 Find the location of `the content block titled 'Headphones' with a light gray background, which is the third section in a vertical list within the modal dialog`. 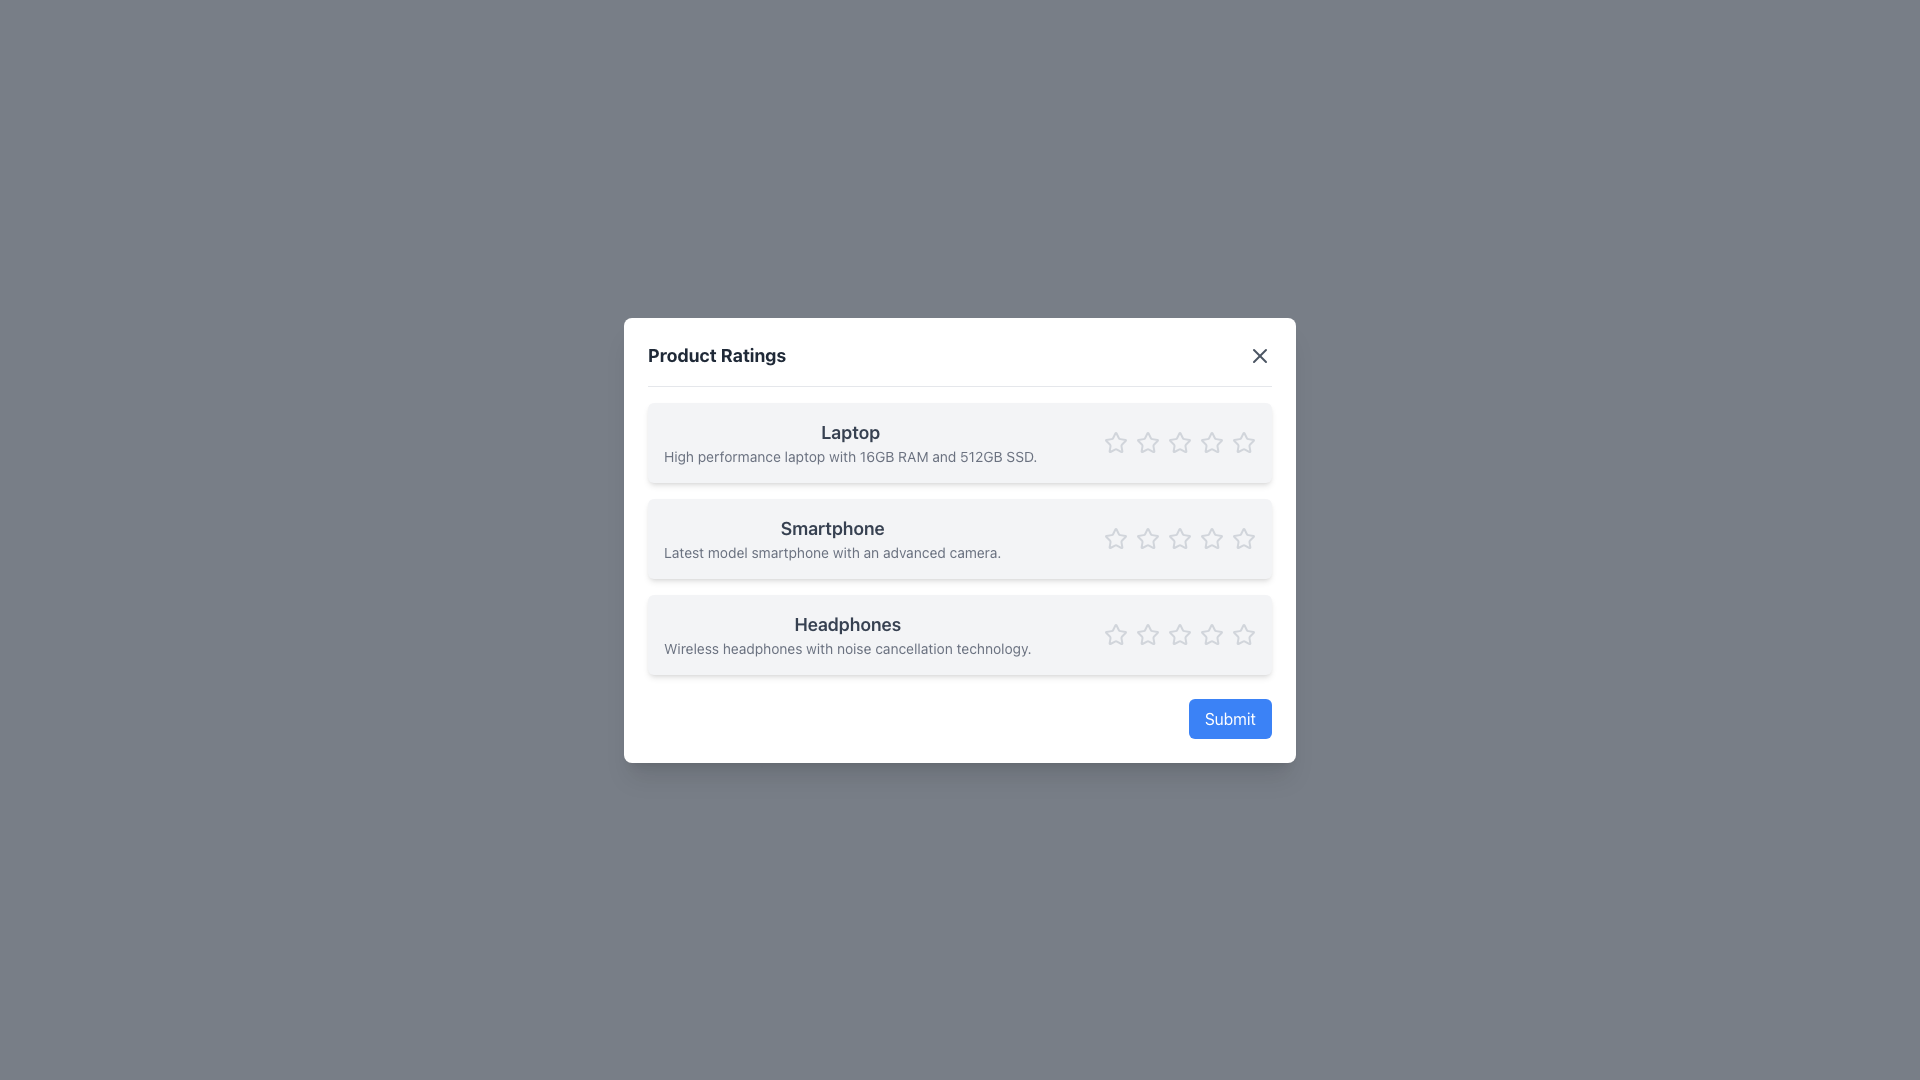

the content block titled 'Headphones' with a light gray background, which is the third section in a vertical list within the modal dialog is located at coordinates (960, 634).